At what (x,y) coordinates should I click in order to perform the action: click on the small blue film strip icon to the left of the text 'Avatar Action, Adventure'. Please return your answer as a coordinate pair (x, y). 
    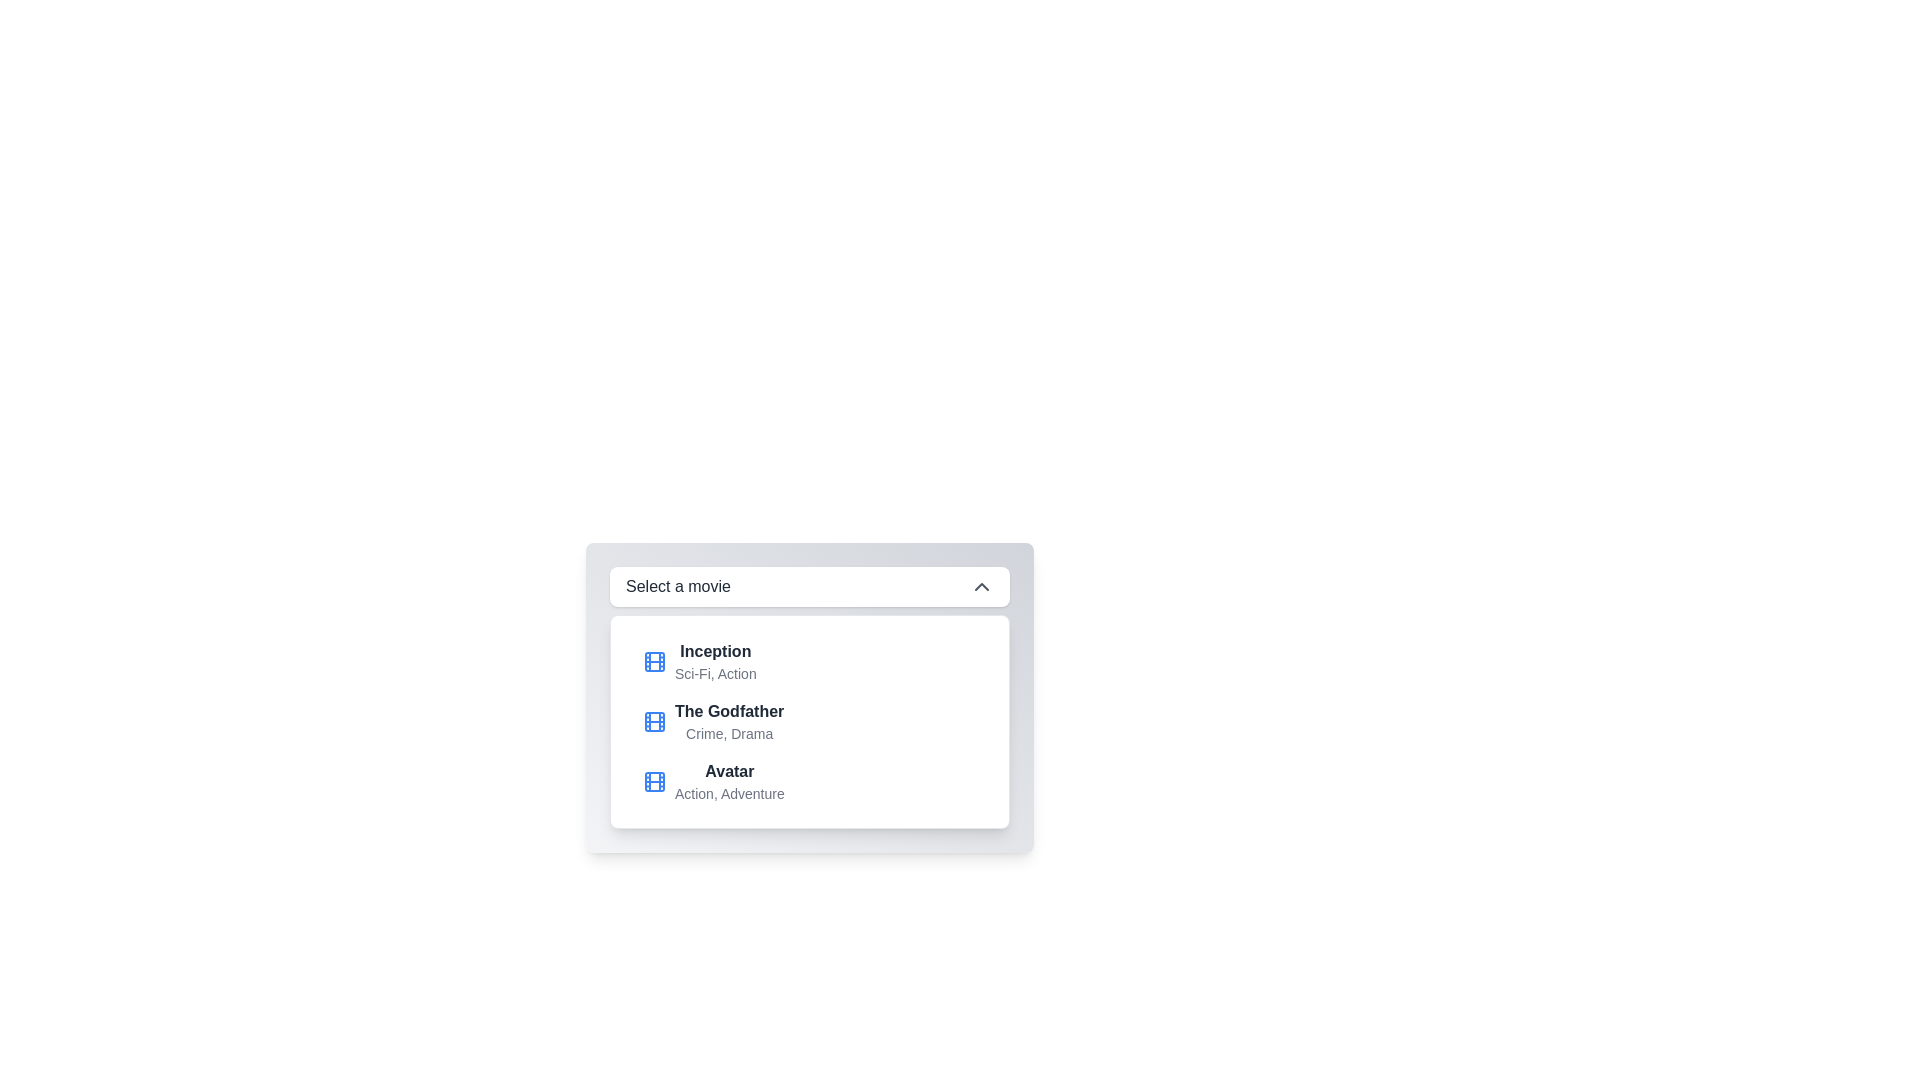
    Looking at the image, I should click on (654, 781).